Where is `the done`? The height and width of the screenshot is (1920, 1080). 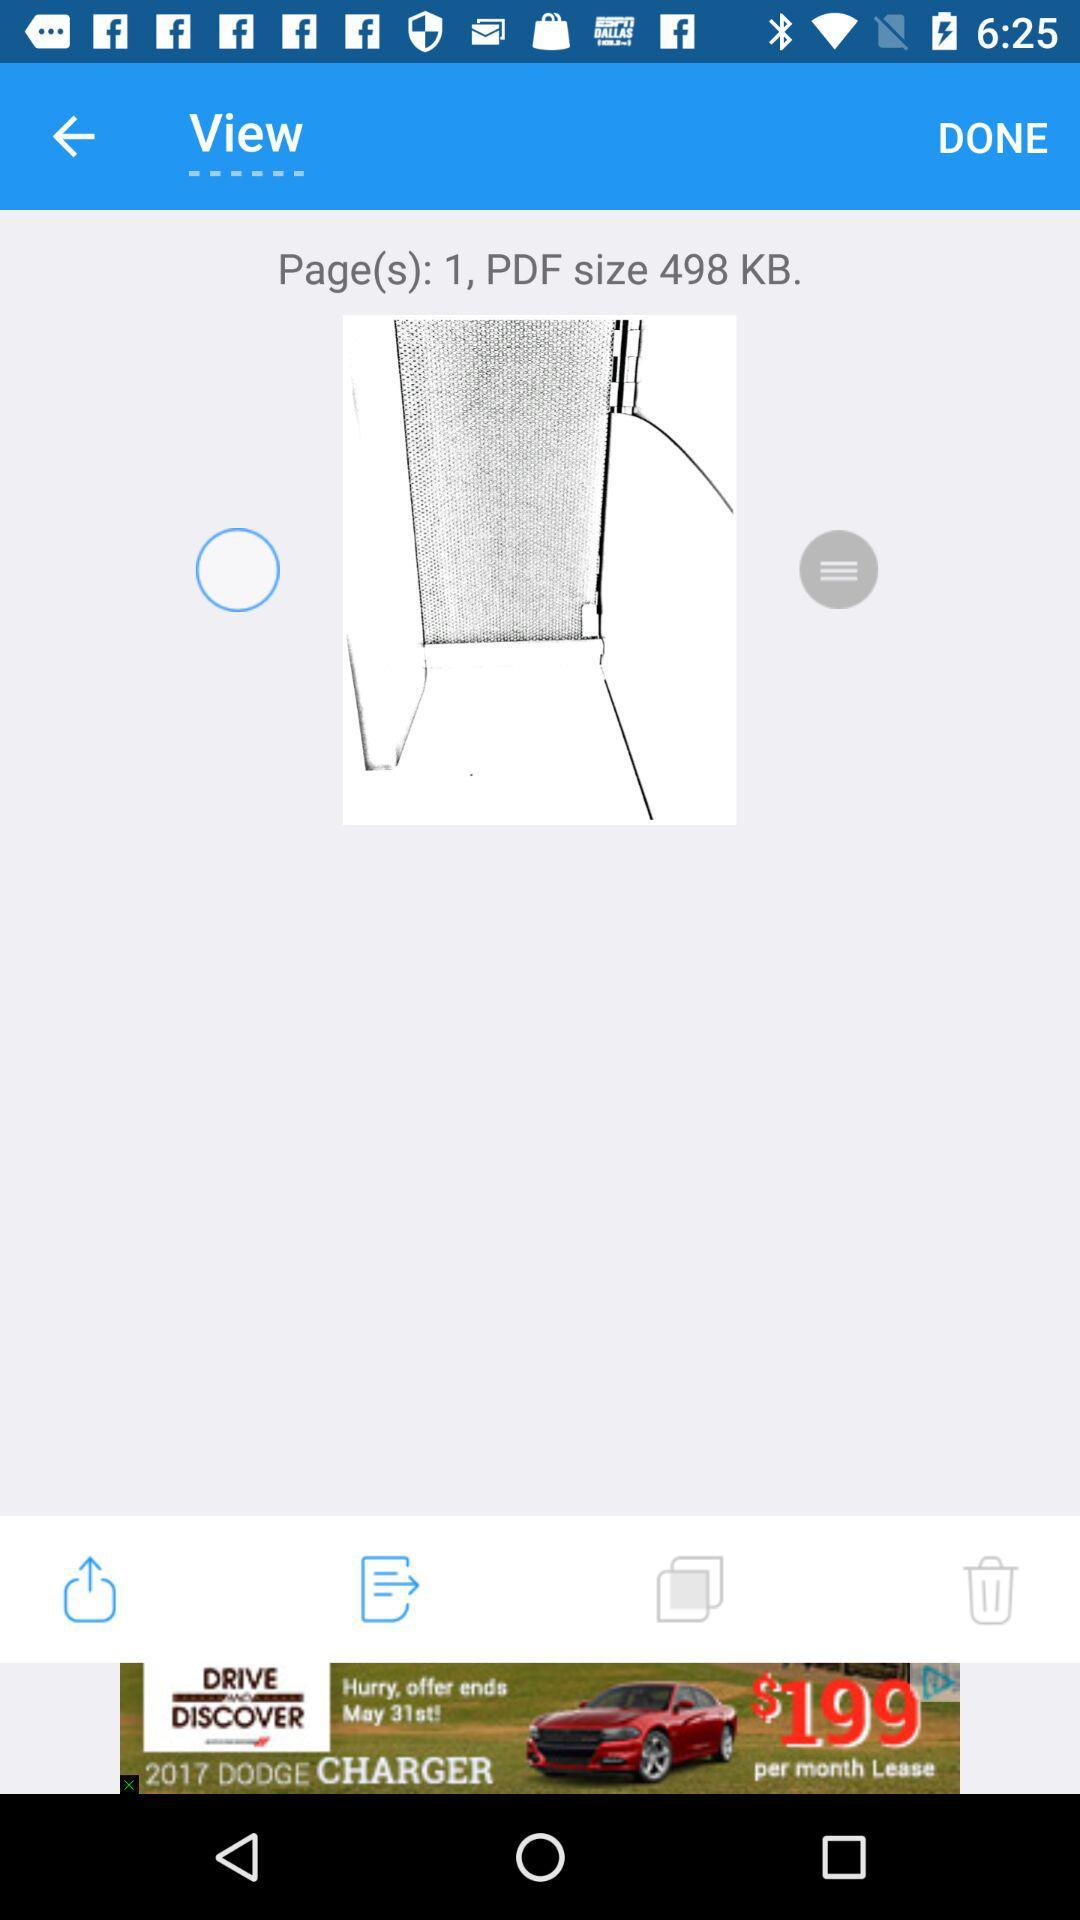
the done is located at coordinates (992, 135).